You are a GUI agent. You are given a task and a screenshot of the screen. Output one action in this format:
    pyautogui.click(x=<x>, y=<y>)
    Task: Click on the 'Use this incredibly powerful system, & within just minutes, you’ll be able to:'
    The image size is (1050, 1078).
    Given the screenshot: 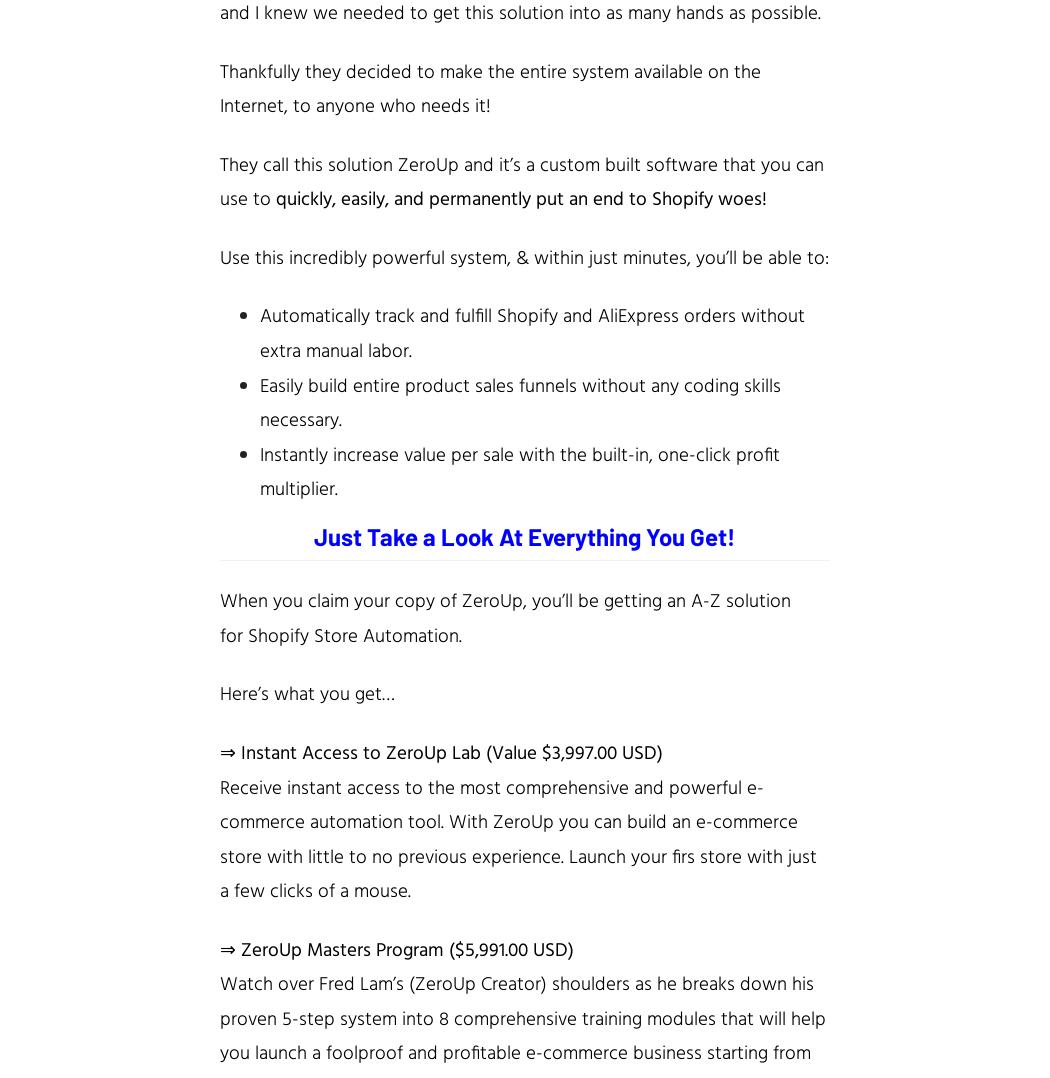 What is the action you would take?
    pyautogui.click(x=523, y=256)
    